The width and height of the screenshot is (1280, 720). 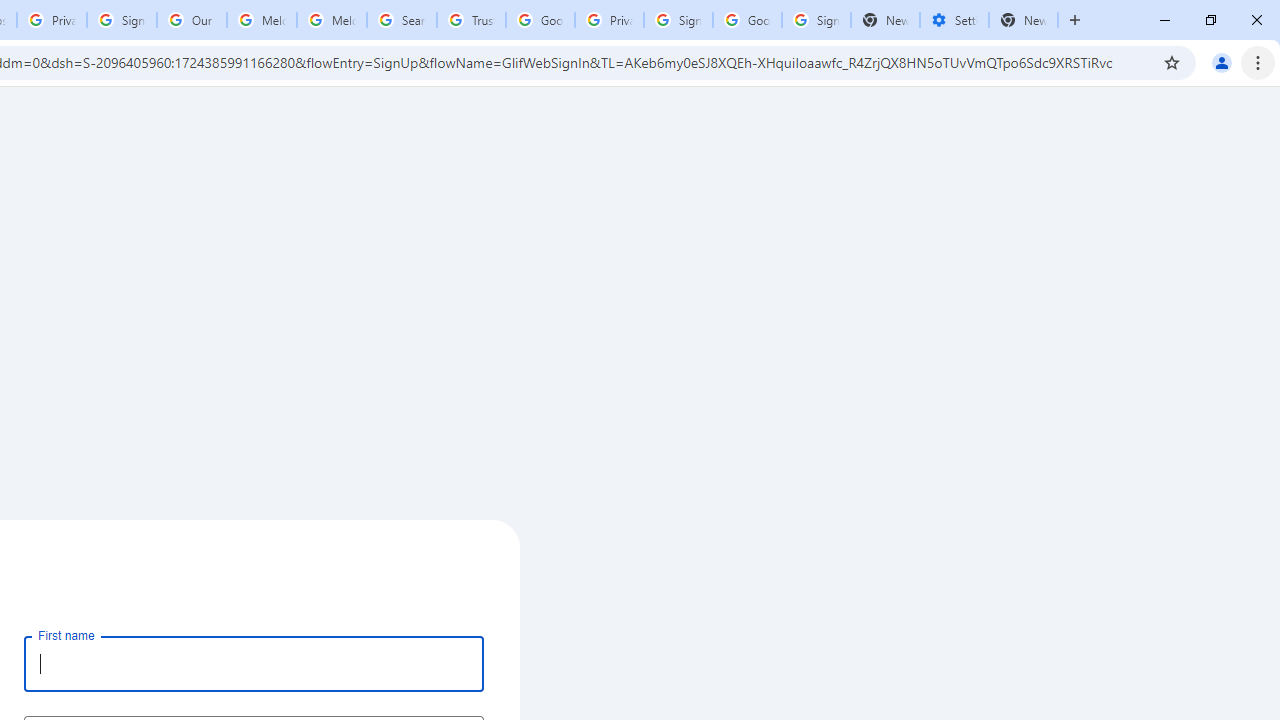 I want to click on 'Settings - Addresses and more', so click(x=953, y=20).